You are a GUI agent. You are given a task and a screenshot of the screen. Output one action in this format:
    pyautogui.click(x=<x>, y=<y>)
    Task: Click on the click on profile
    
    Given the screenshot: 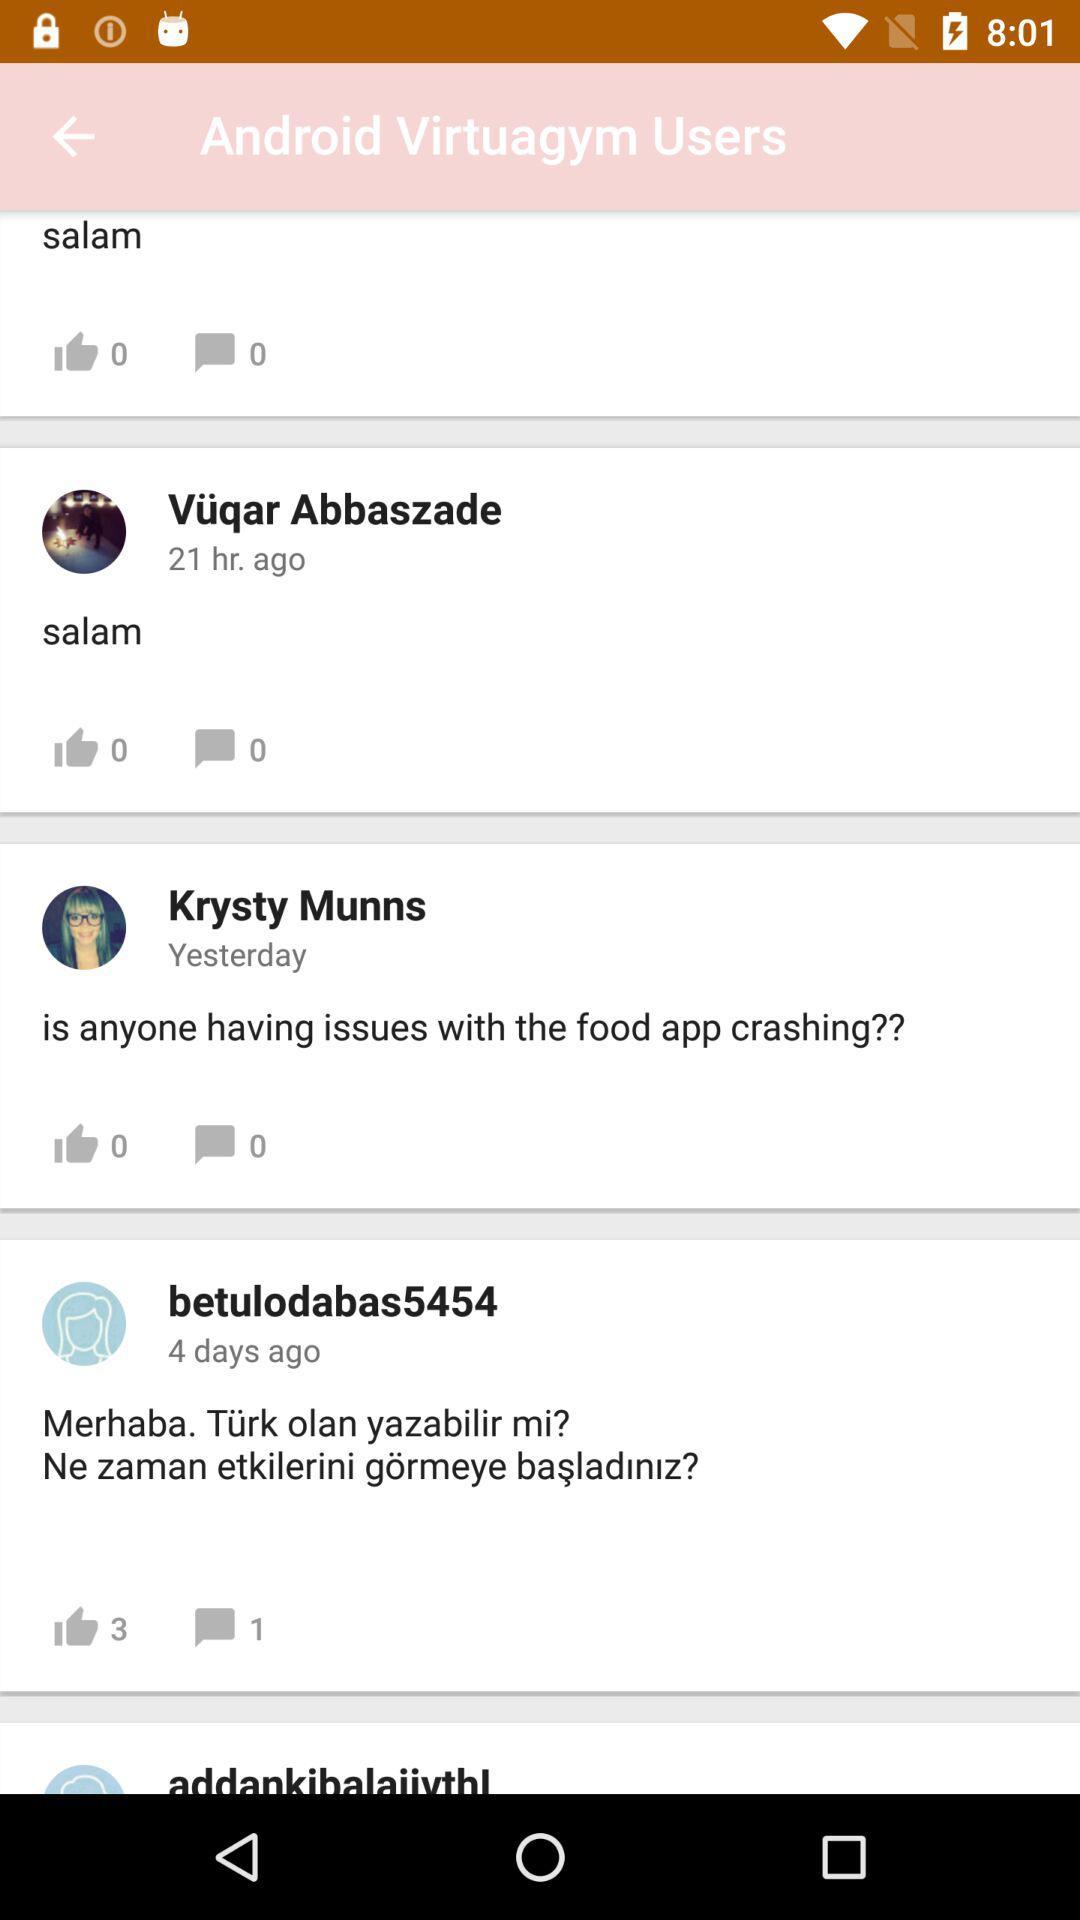 What is the action you would take?
    pyautogui.click(x=83, y=1323)
    